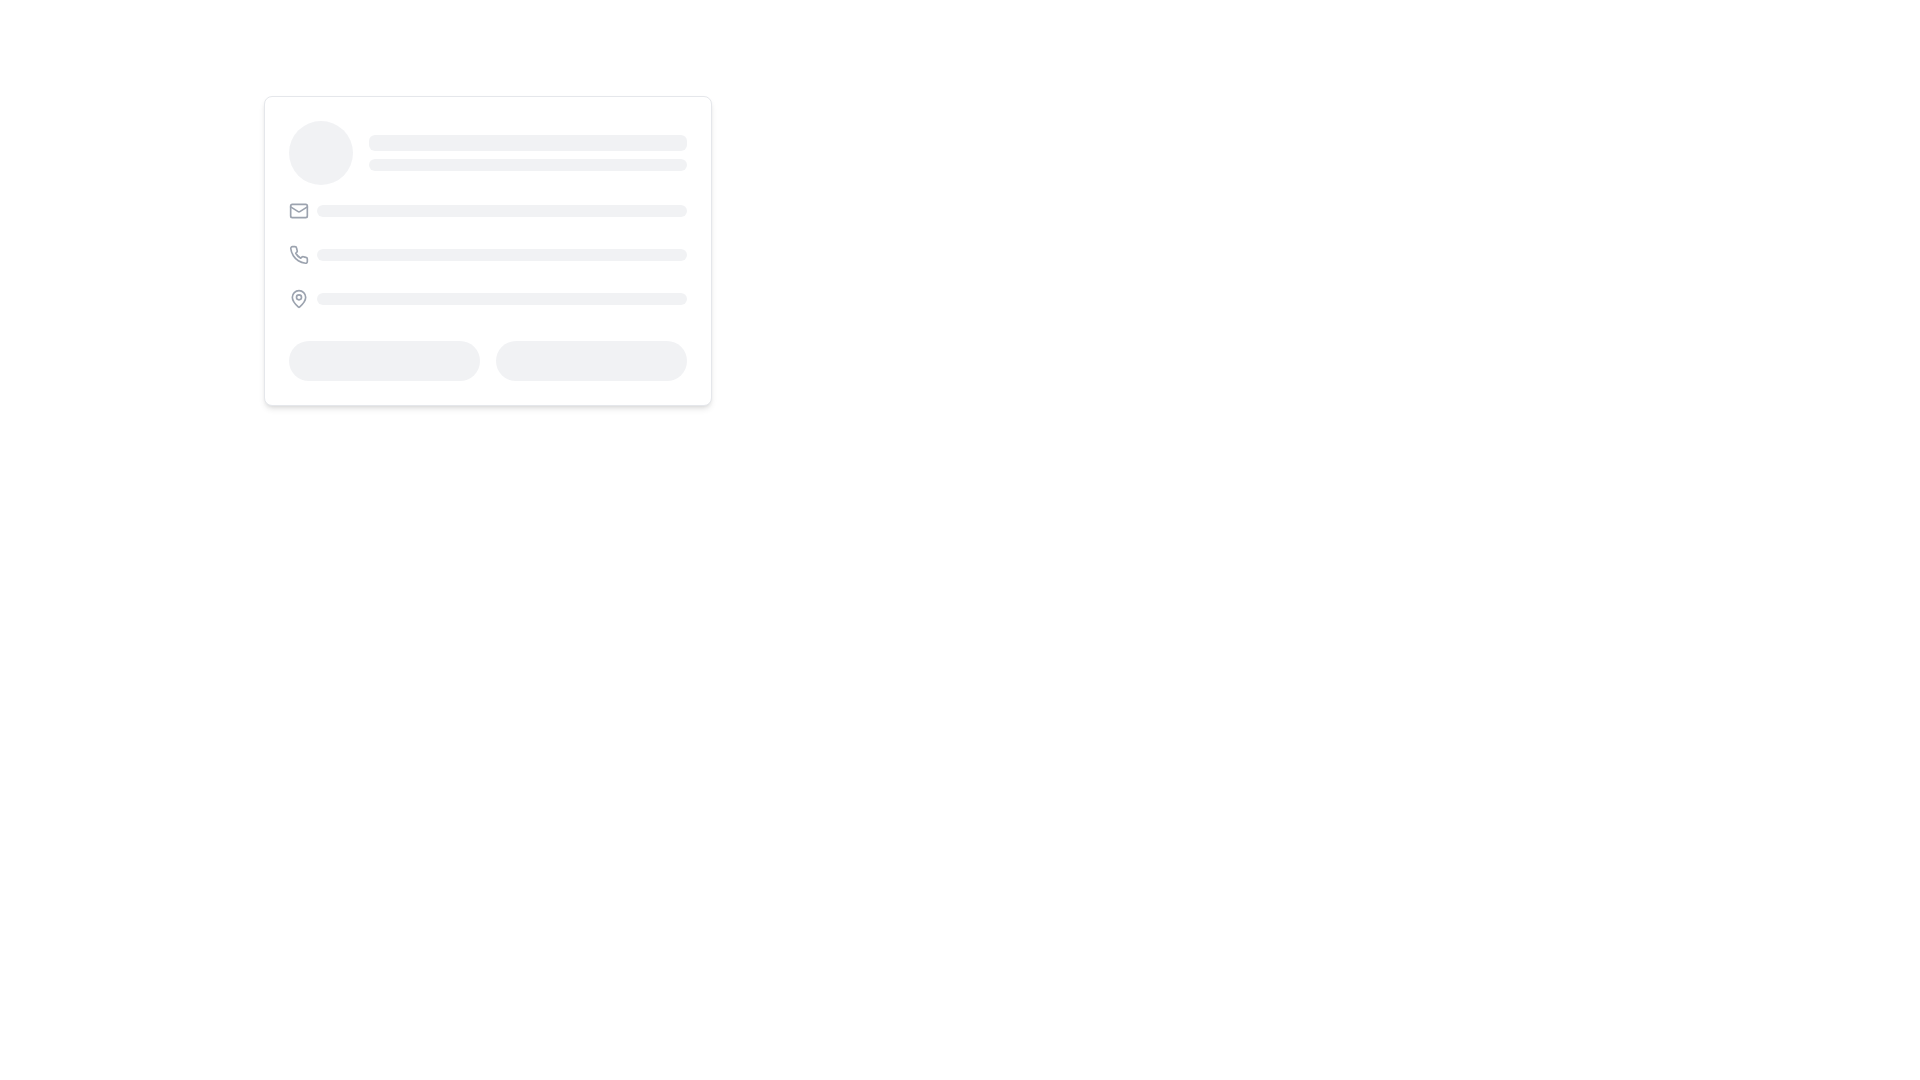 The height and width of the screenshot is (1080, 1920). What do you see at coordinates (297, 208) in the screenshot?
I see `the Email/Mail icon located within the interface, which is visually represented as a messaging feature and positioned next to a text-related element` at bounding box center [297, 208].